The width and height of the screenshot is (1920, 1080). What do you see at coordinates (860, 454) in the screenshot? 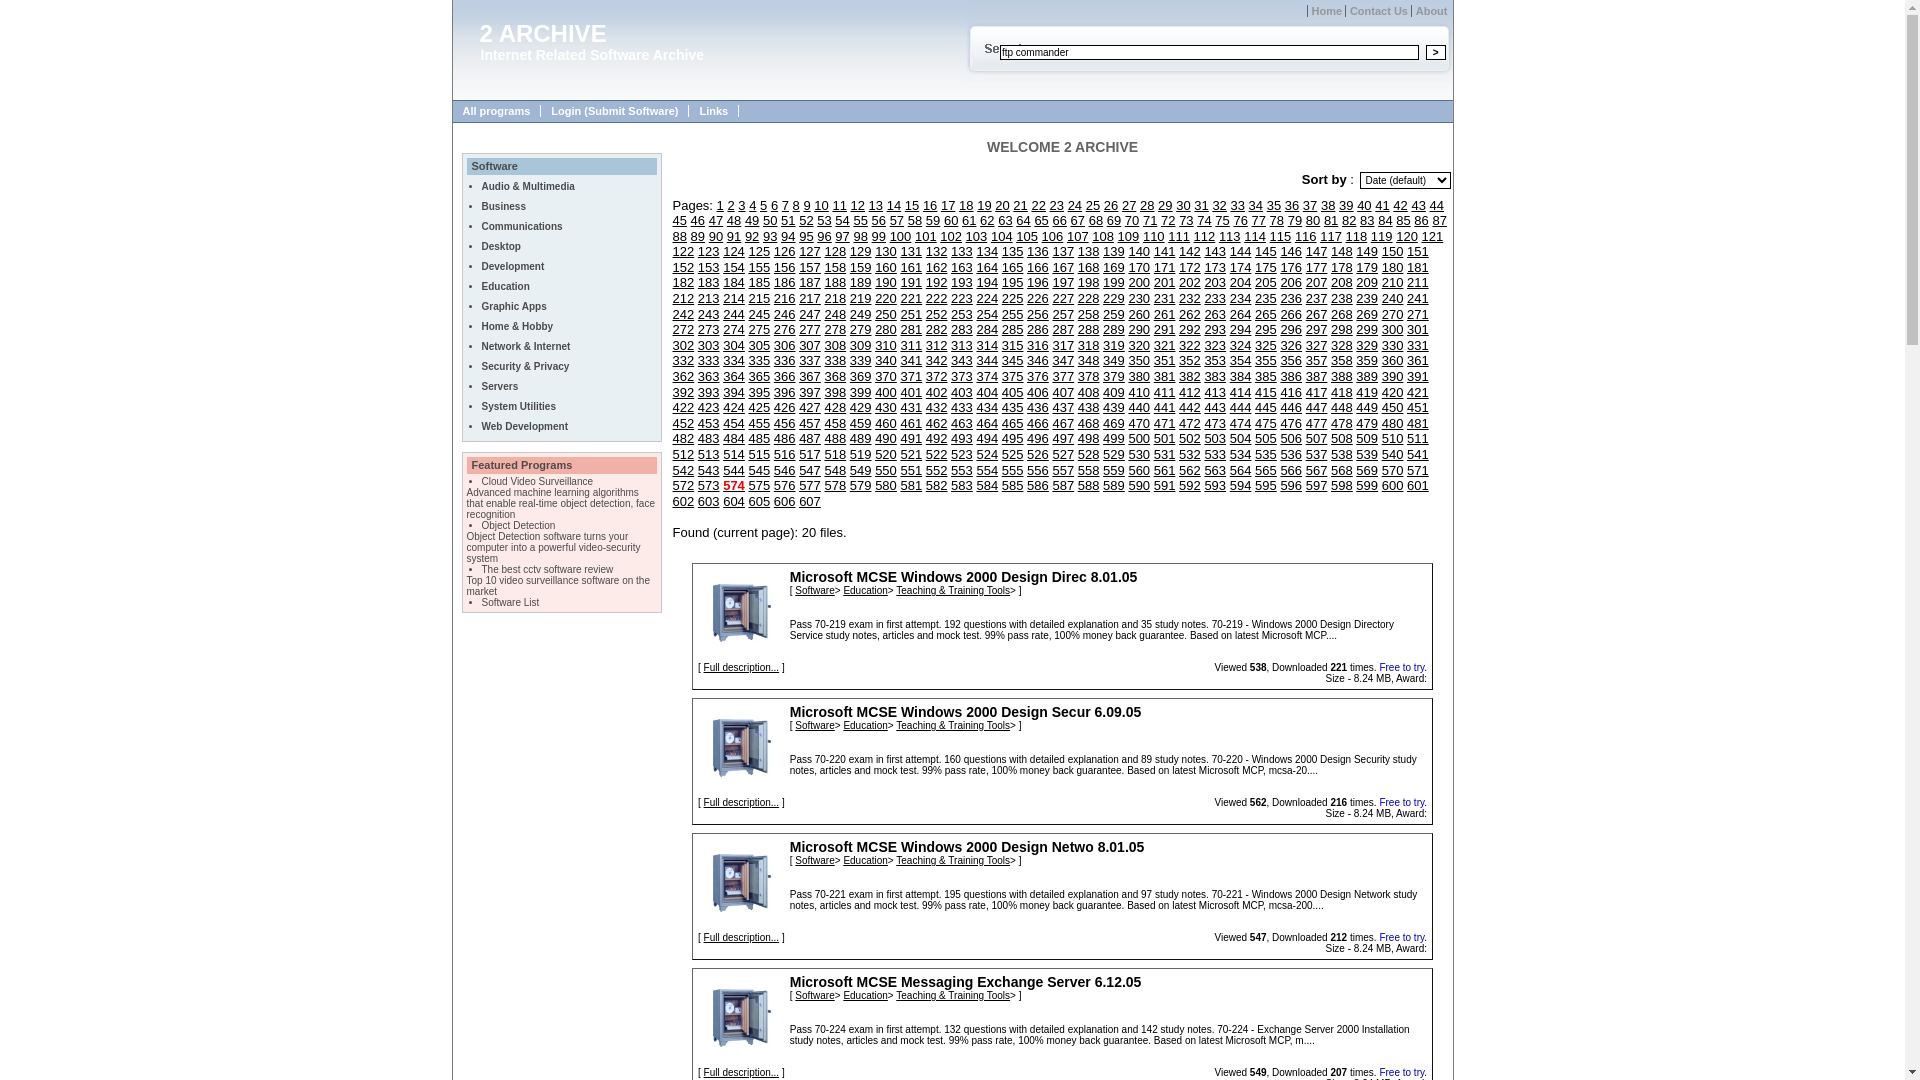
I see `'519'` at bounding box center [860, 454].